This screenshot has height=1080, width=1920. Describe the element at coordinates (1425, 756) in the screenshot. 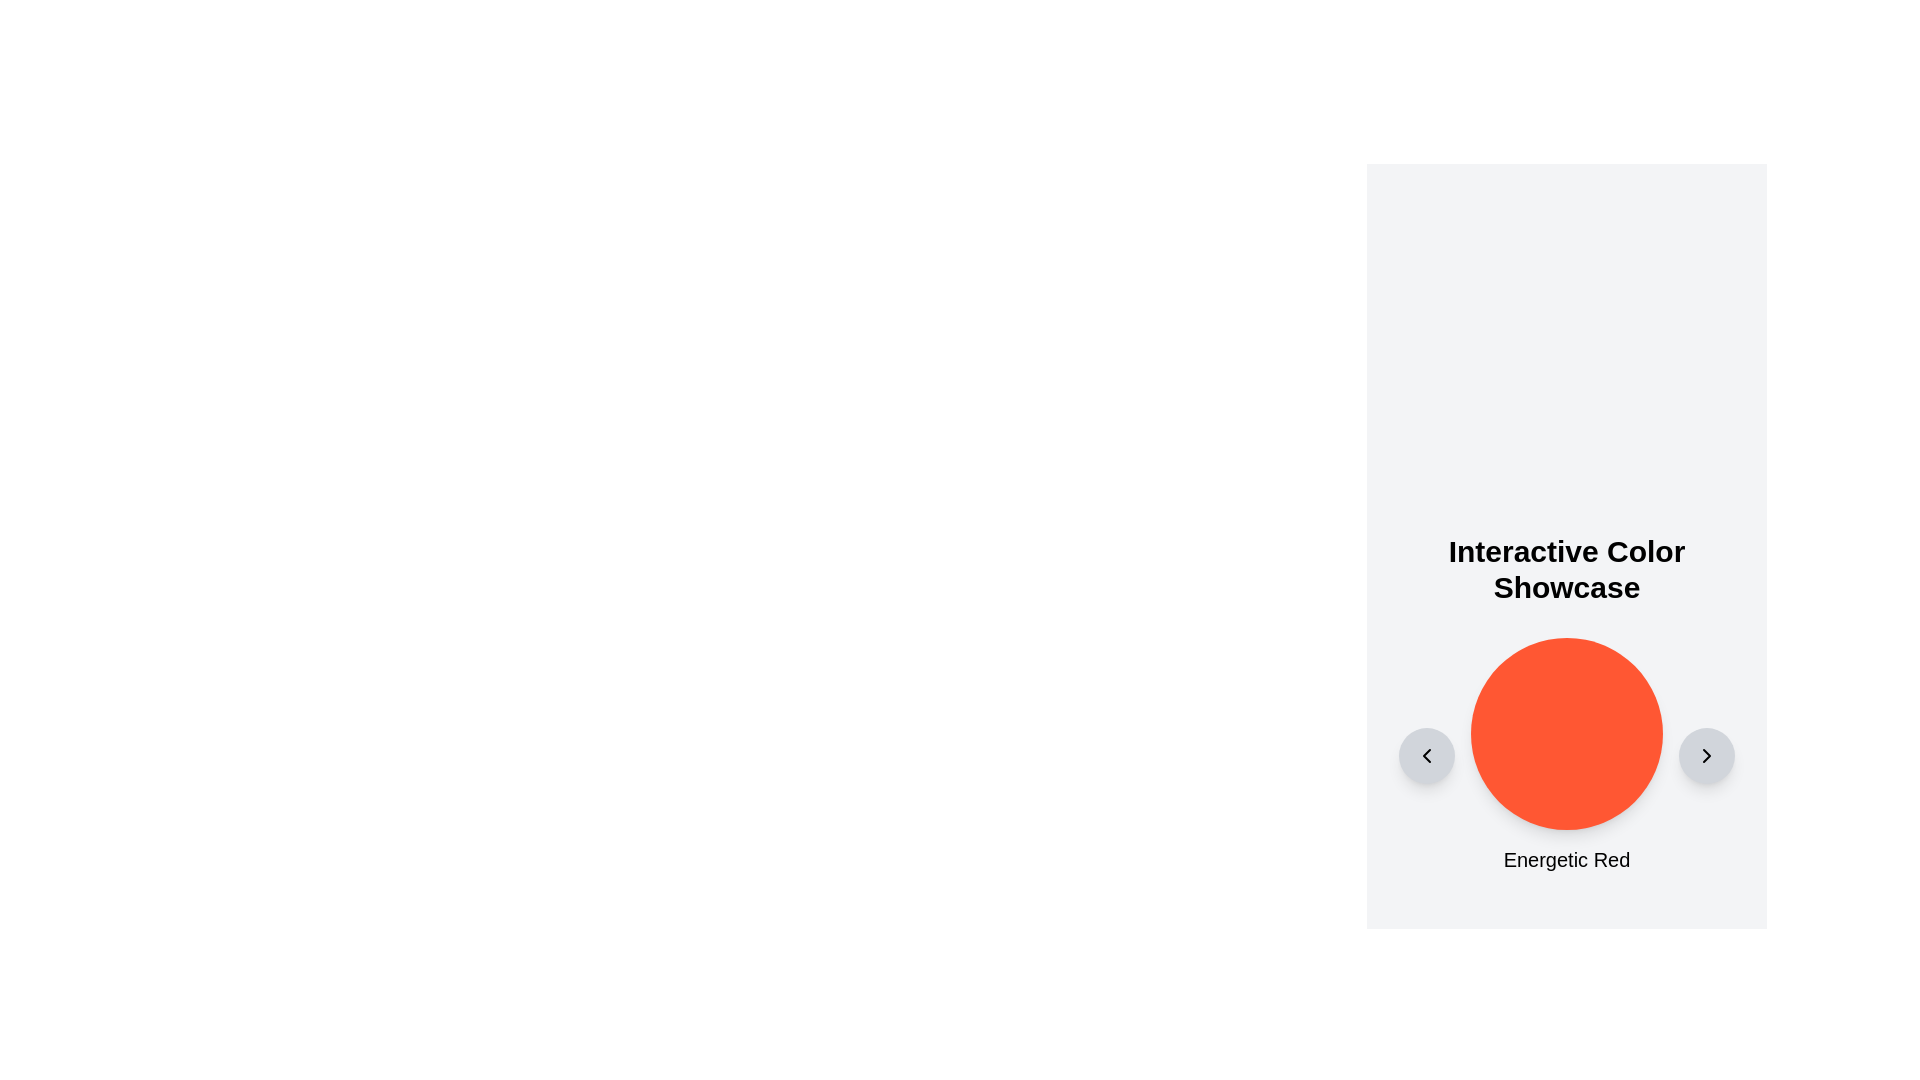

I see `the leftward chevron icon located inside the circular button on the left side of the main interface` at that location.